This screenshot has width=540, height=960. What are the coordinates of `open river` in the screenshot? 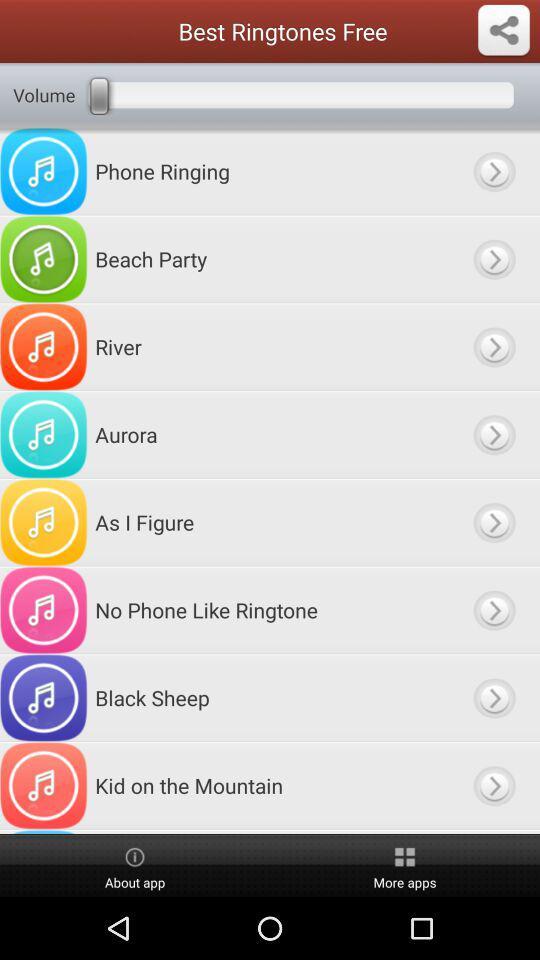 It's located at (493, 347).